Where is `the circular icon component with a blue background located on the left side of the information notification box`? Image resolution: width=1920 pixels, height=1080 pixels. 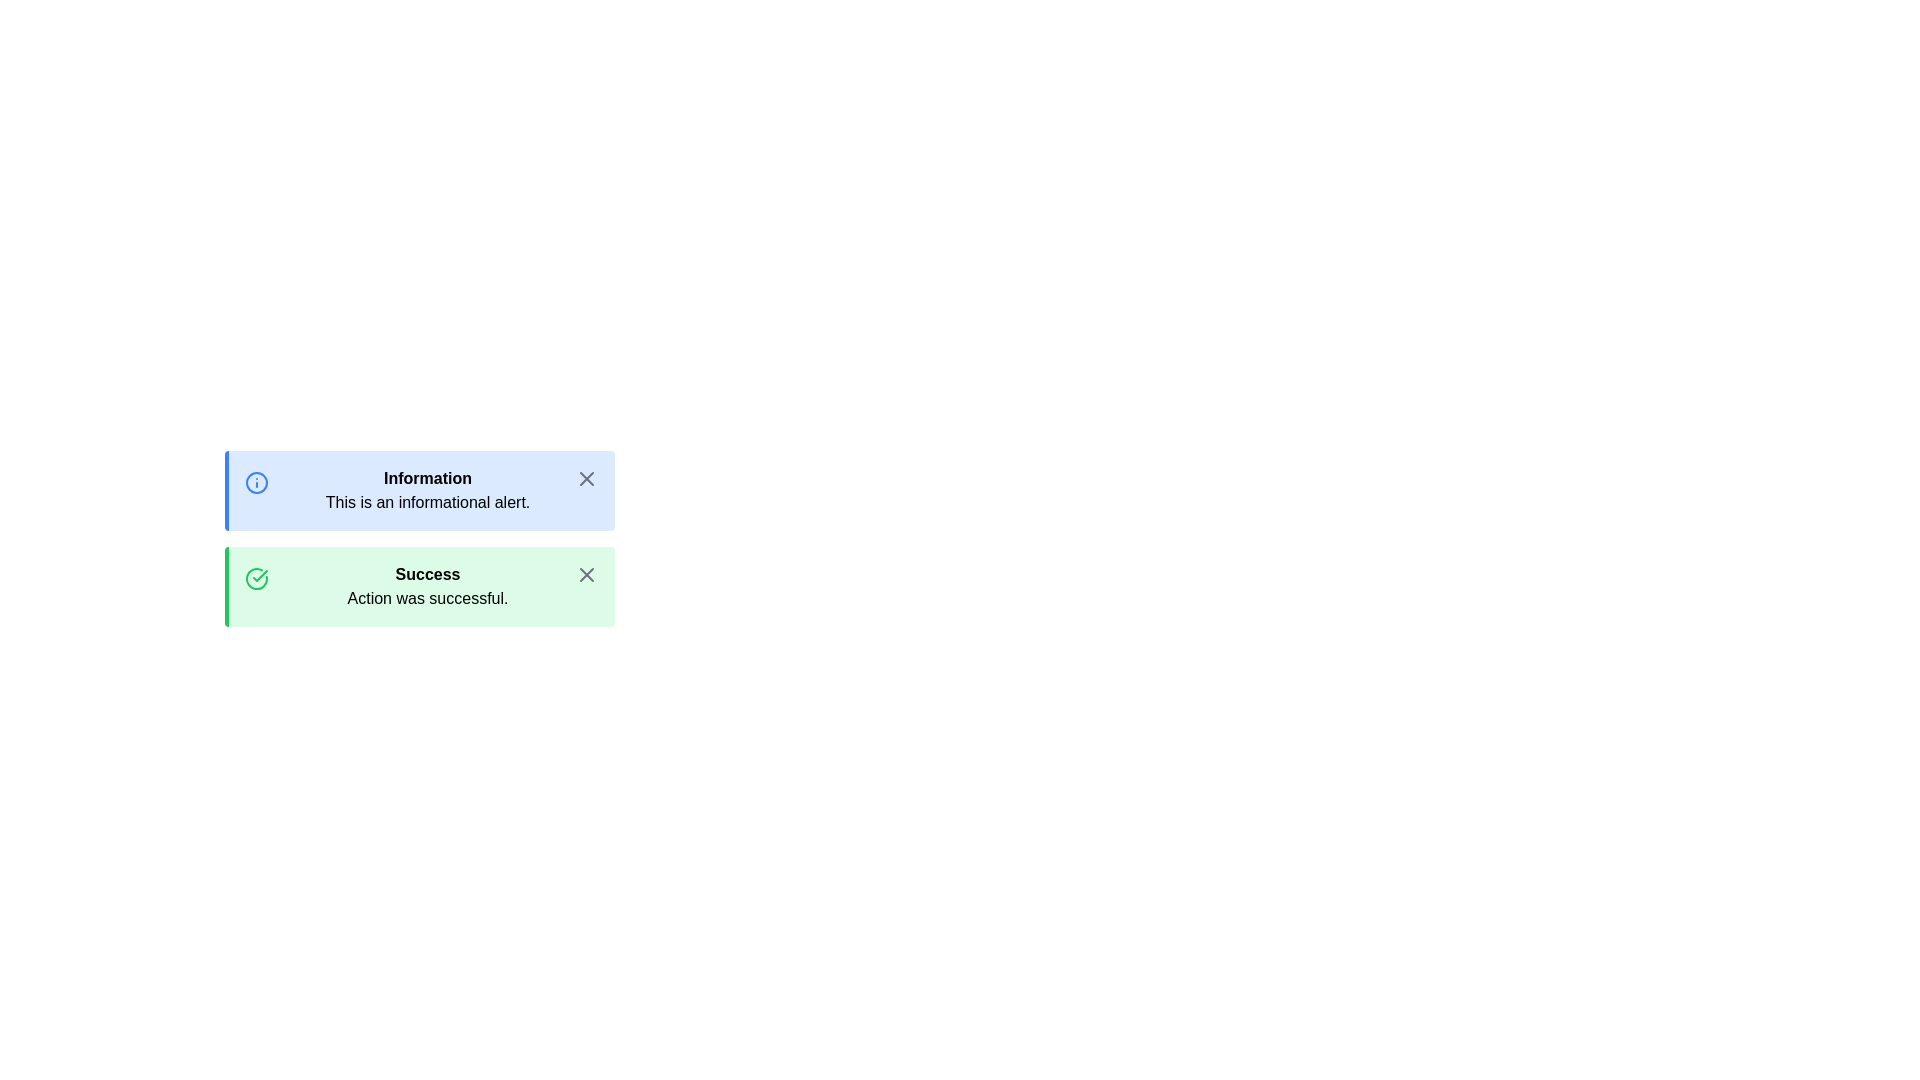
the circular icon component with a blue background located on the left side of the information notification box is located at coordinates (256, 482).